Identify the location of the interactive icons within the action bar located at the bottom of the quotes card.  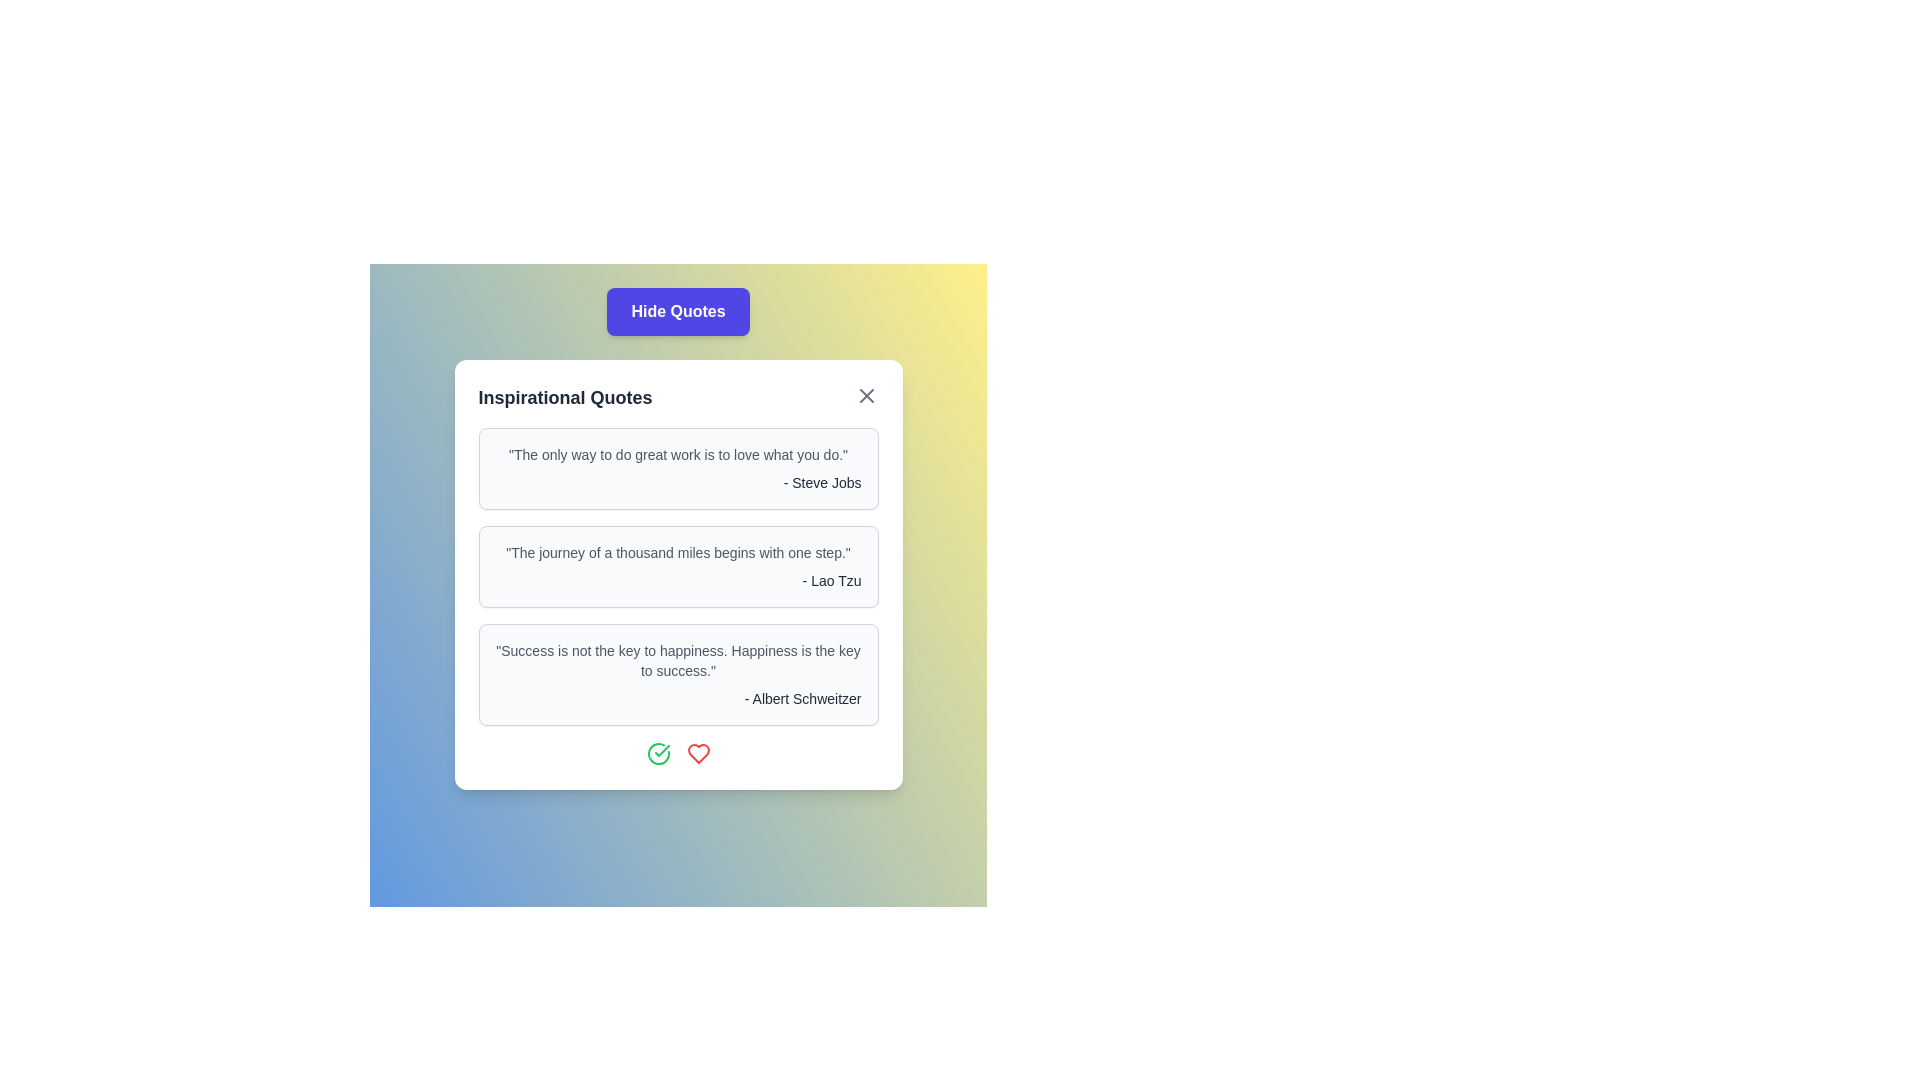
(678, 753).